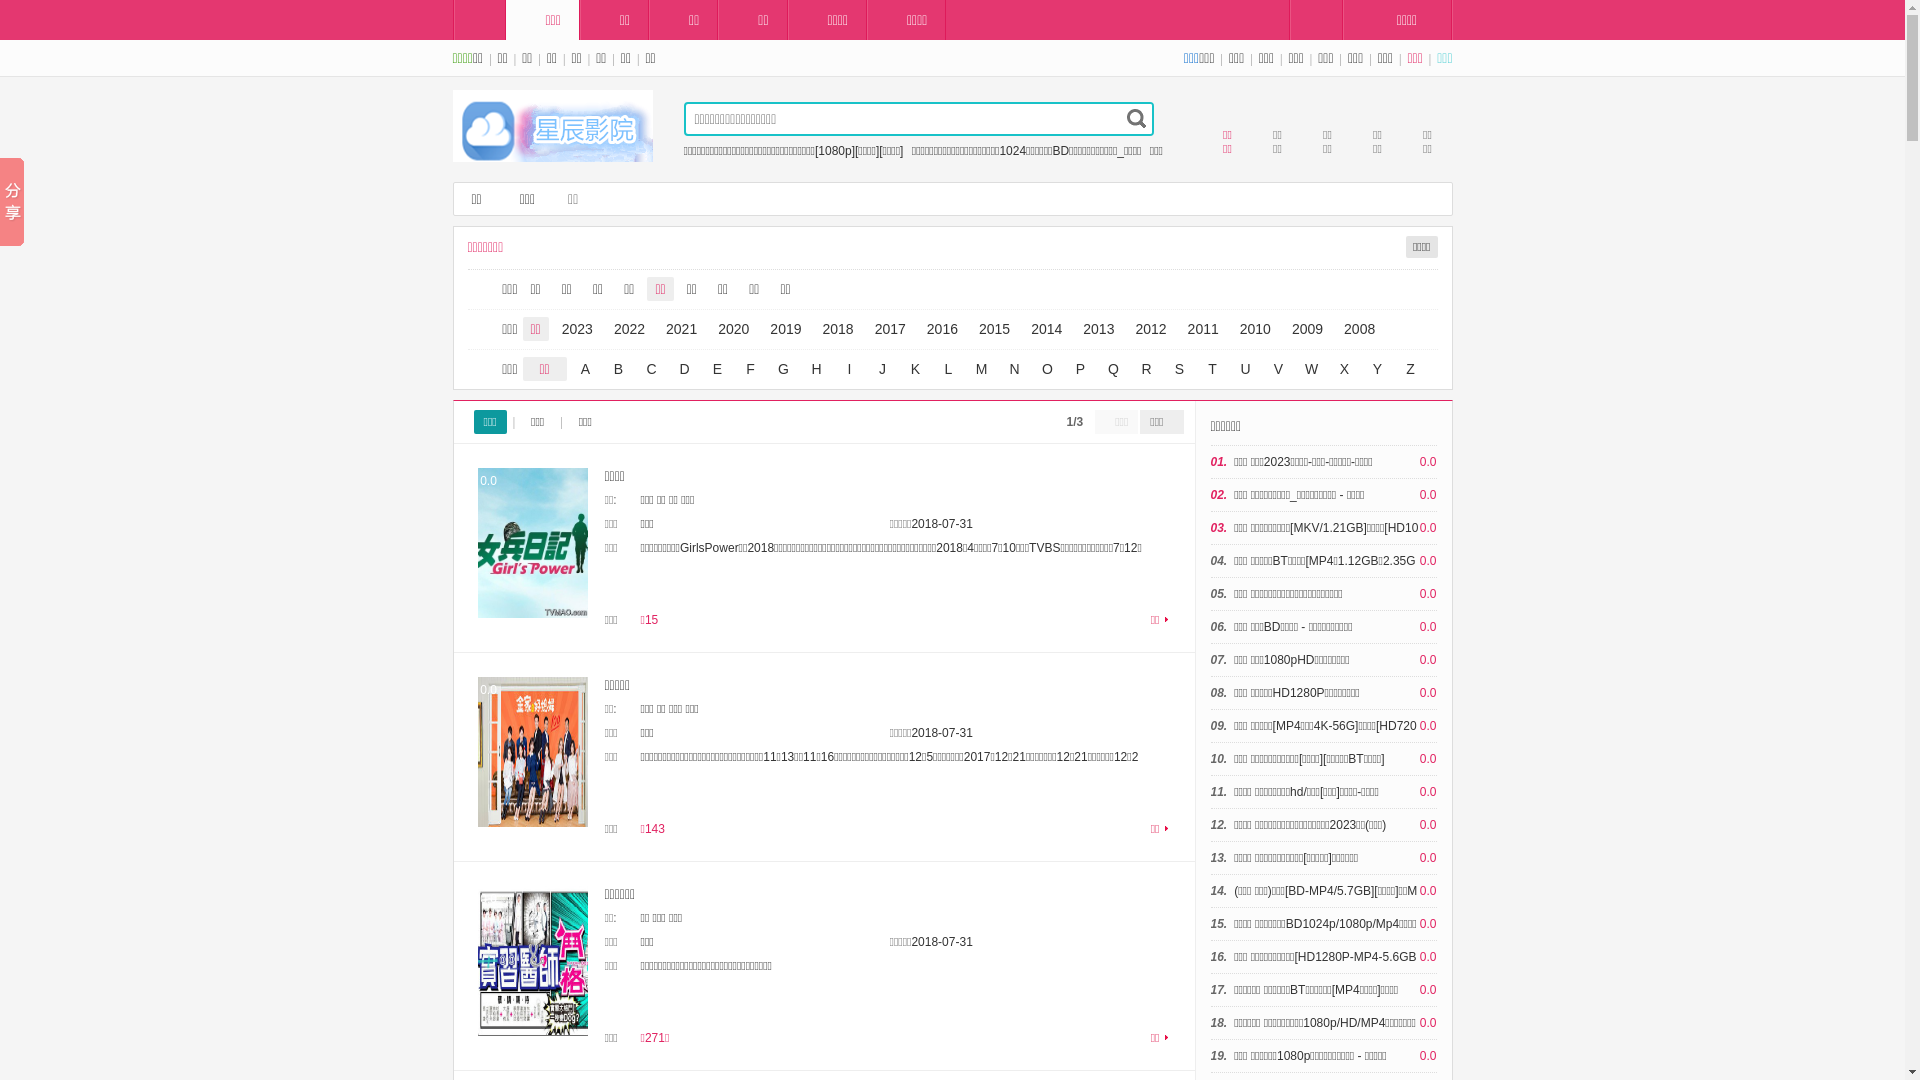 Image resolution: width=1920 pixels, height=1080 pixels. What do you see at coordinates (1307, 327) in the screenshot?
I see `'2009'` at bounding box center [1307, 327].